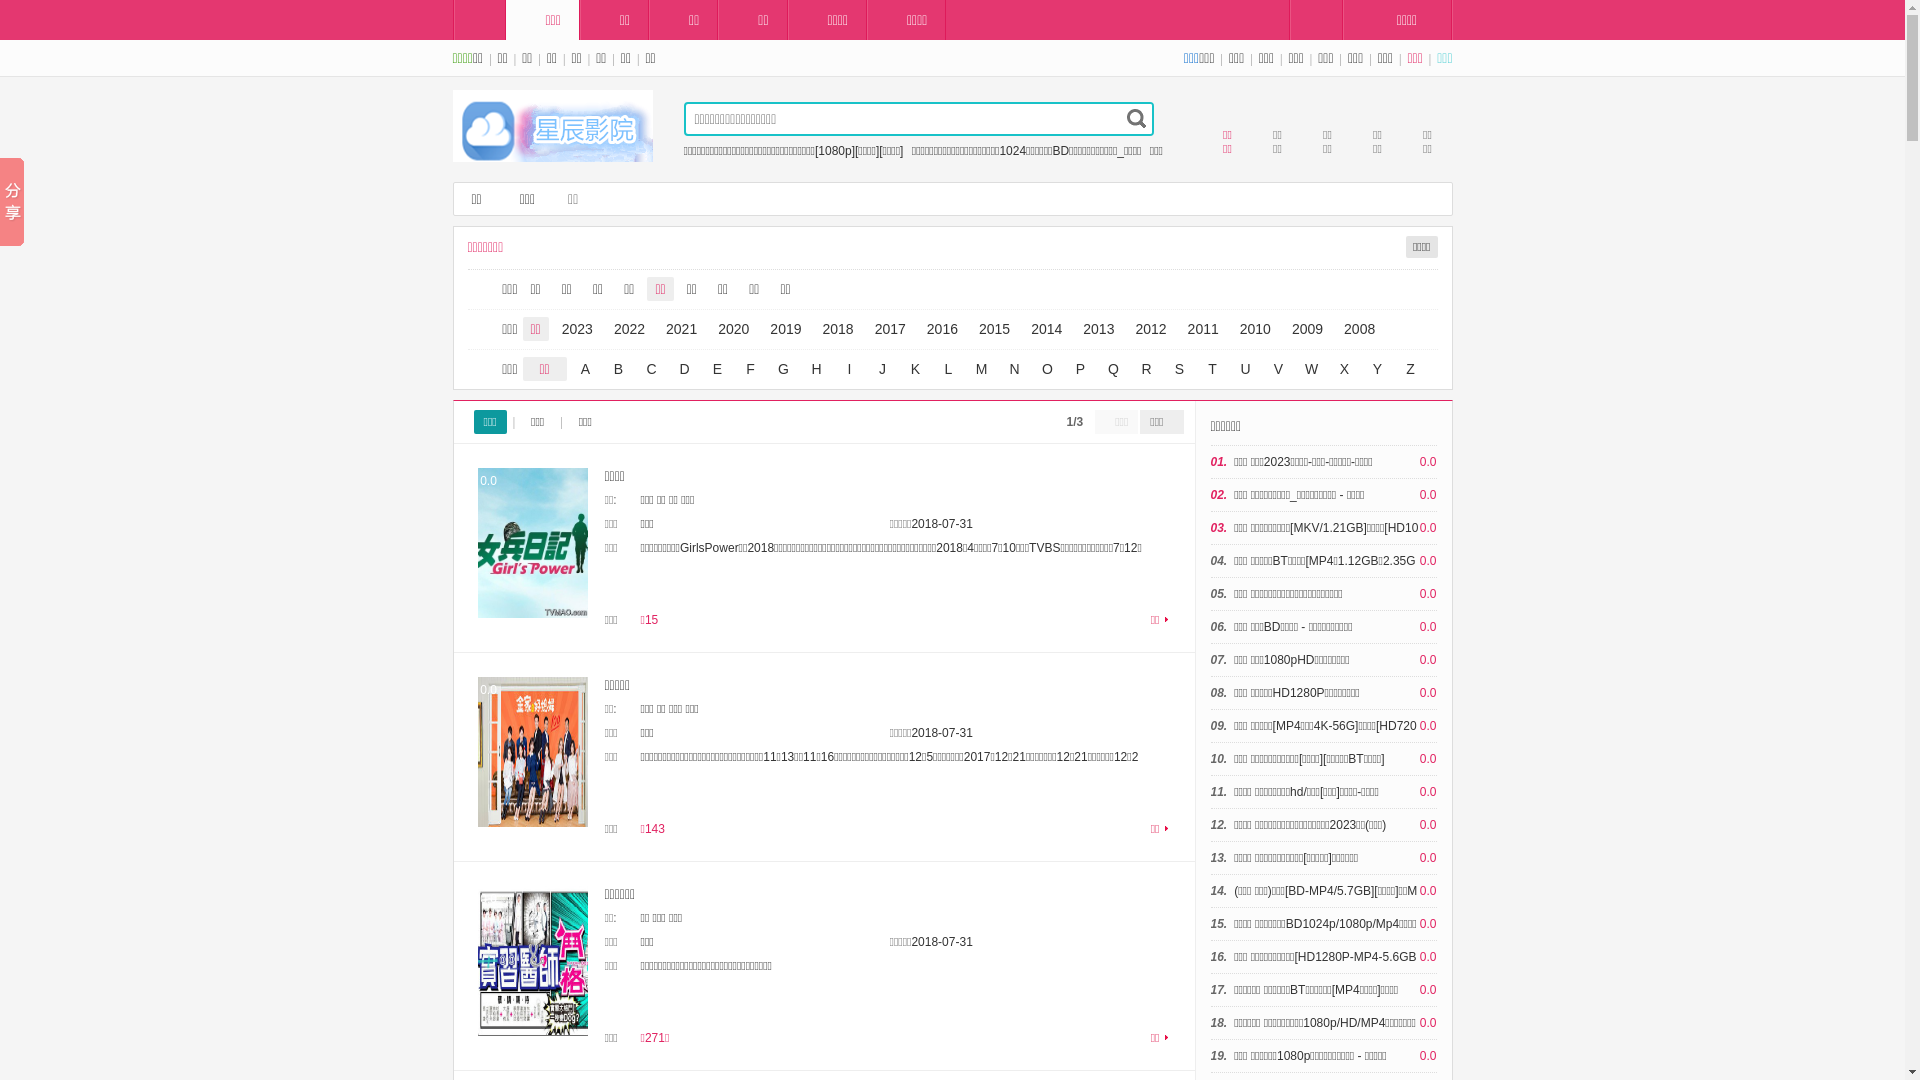 Image resolution: width=1920 pixels, height=1080 pixels. What do you see at coordinates (1307, 327) in the screenshot?
I see `'2009'` at bounding box center [1307, 327].